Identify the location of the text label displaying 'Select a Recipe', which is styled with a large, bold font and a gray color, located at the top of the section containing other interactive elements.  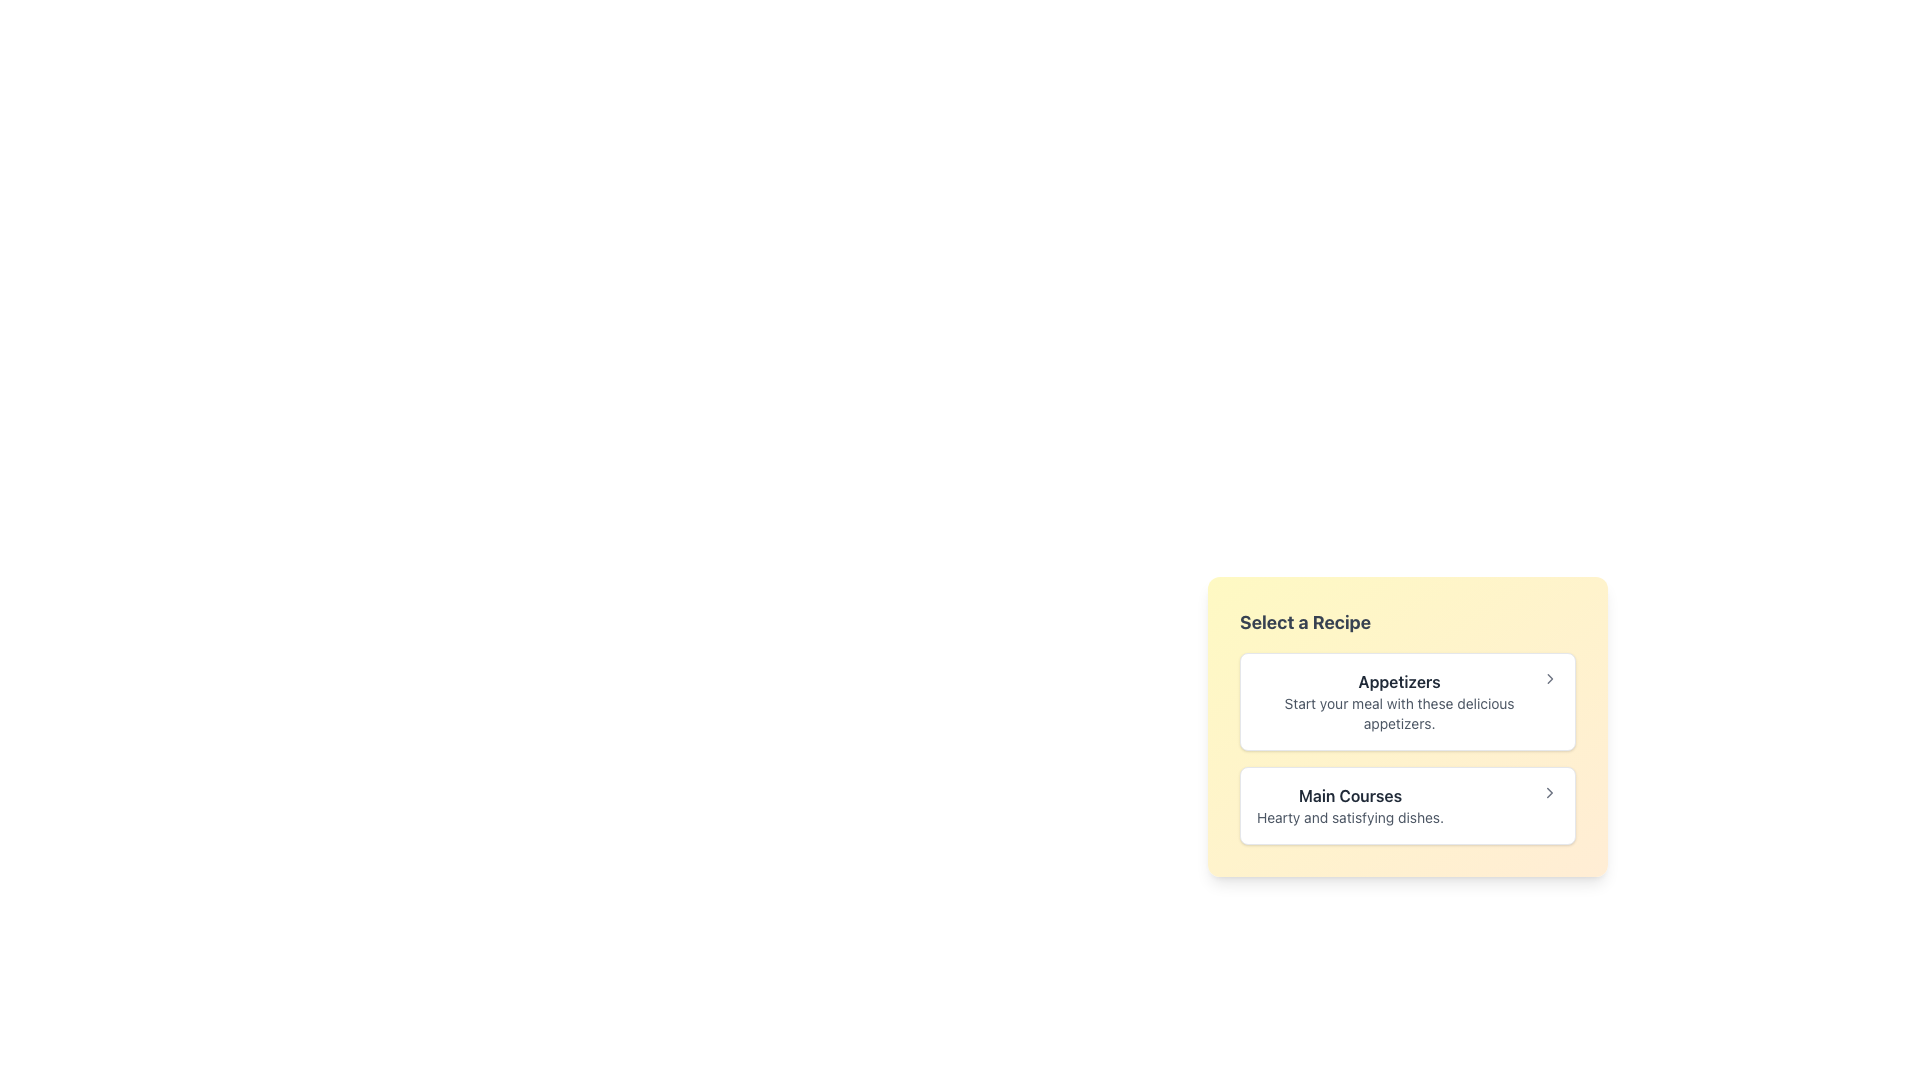
(1305, 622).